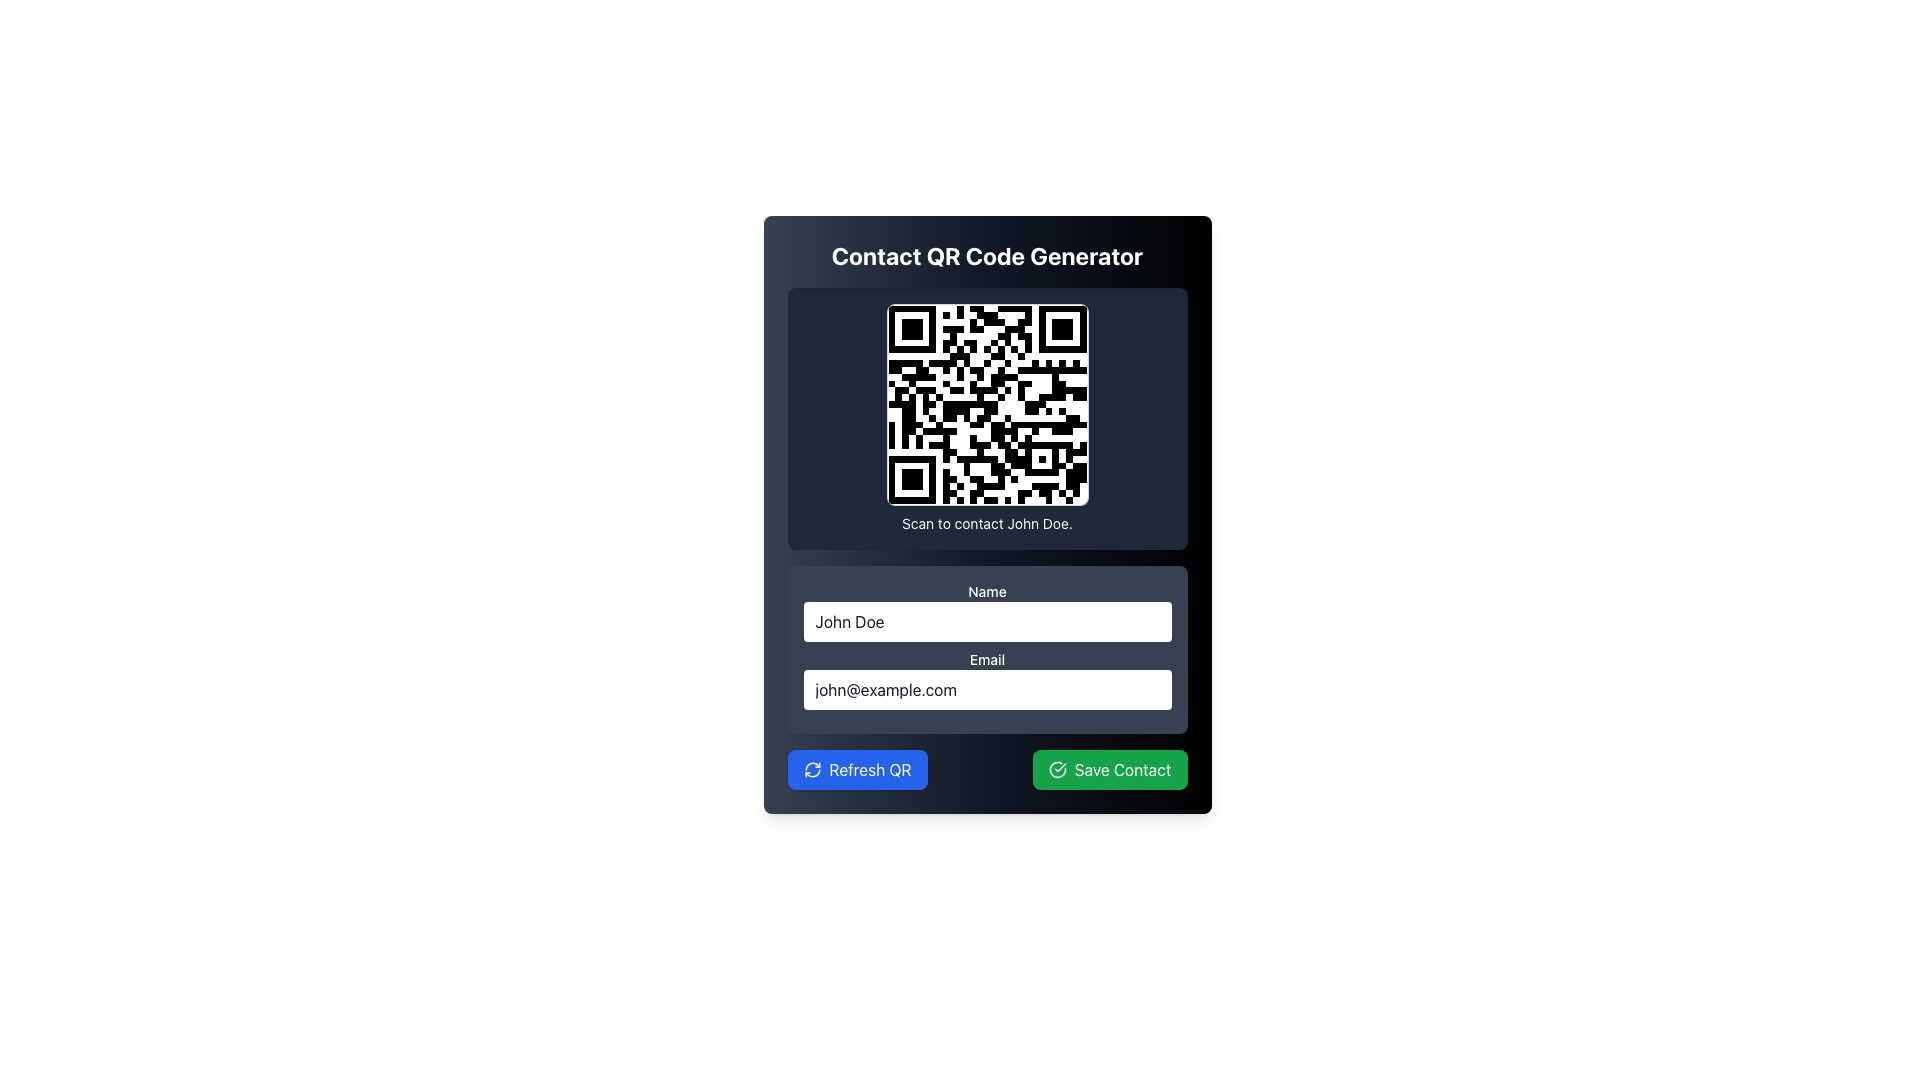  Describe the element at coordinates (987, 611) in the screenshot. I see `the 'Name' text input field` at that location.